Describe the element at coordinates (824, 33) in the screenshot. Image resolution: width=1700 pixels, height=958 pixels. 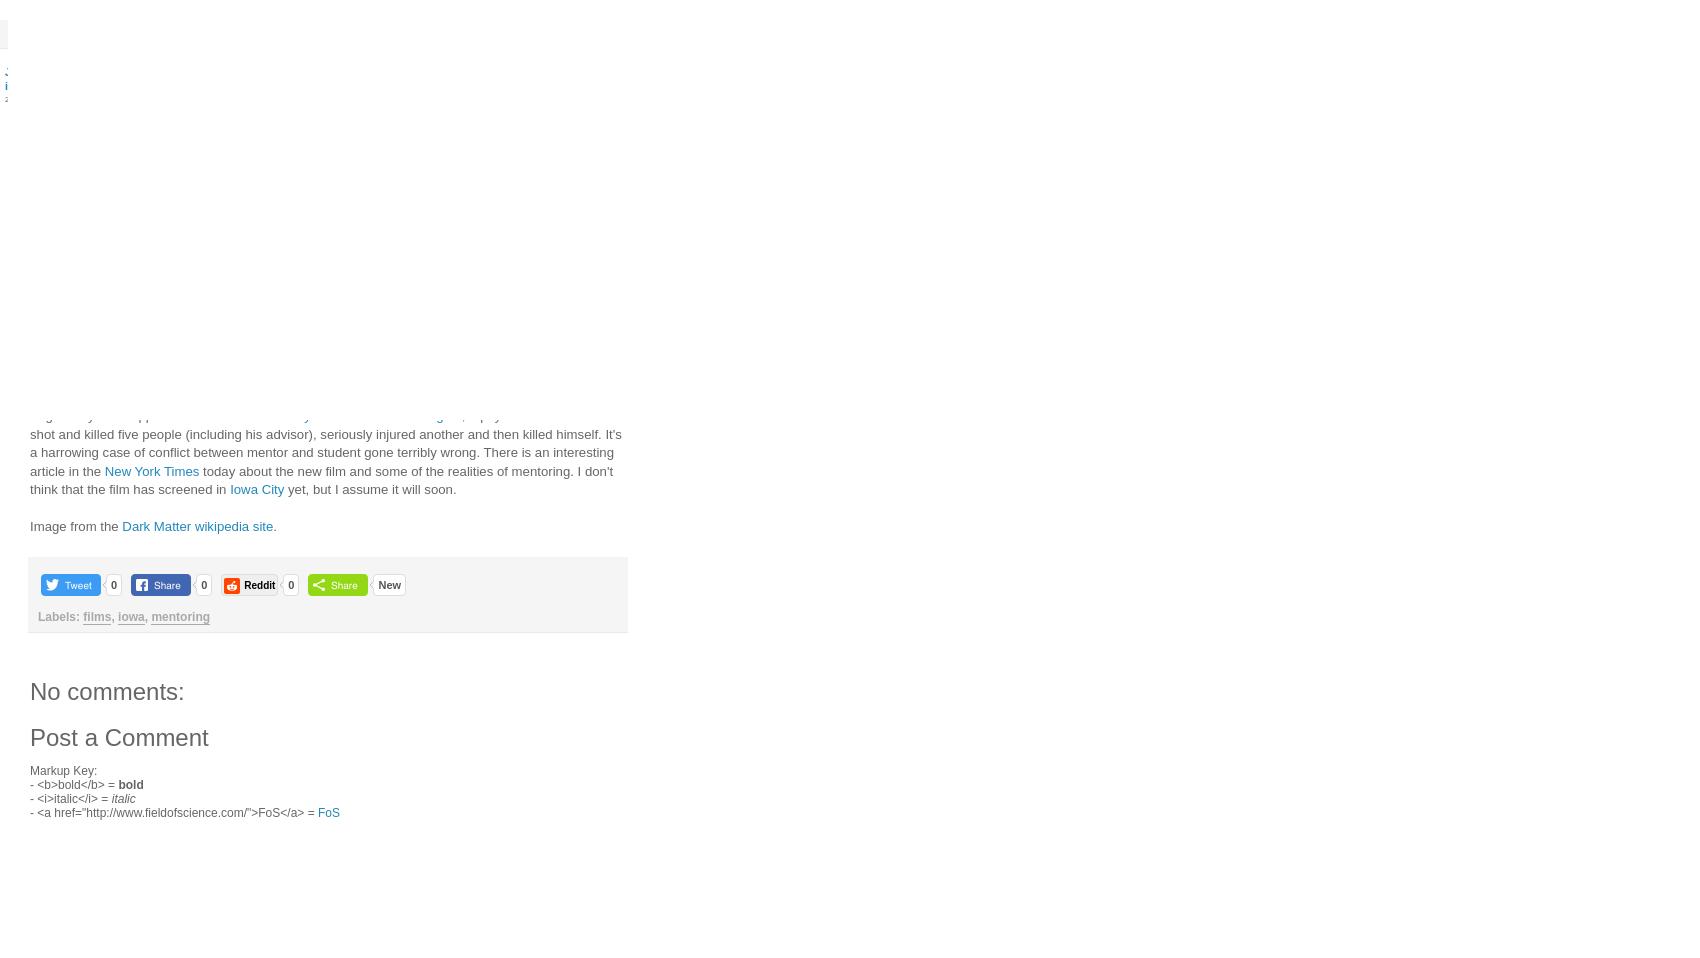
I see `'Field of Science'` at that location.